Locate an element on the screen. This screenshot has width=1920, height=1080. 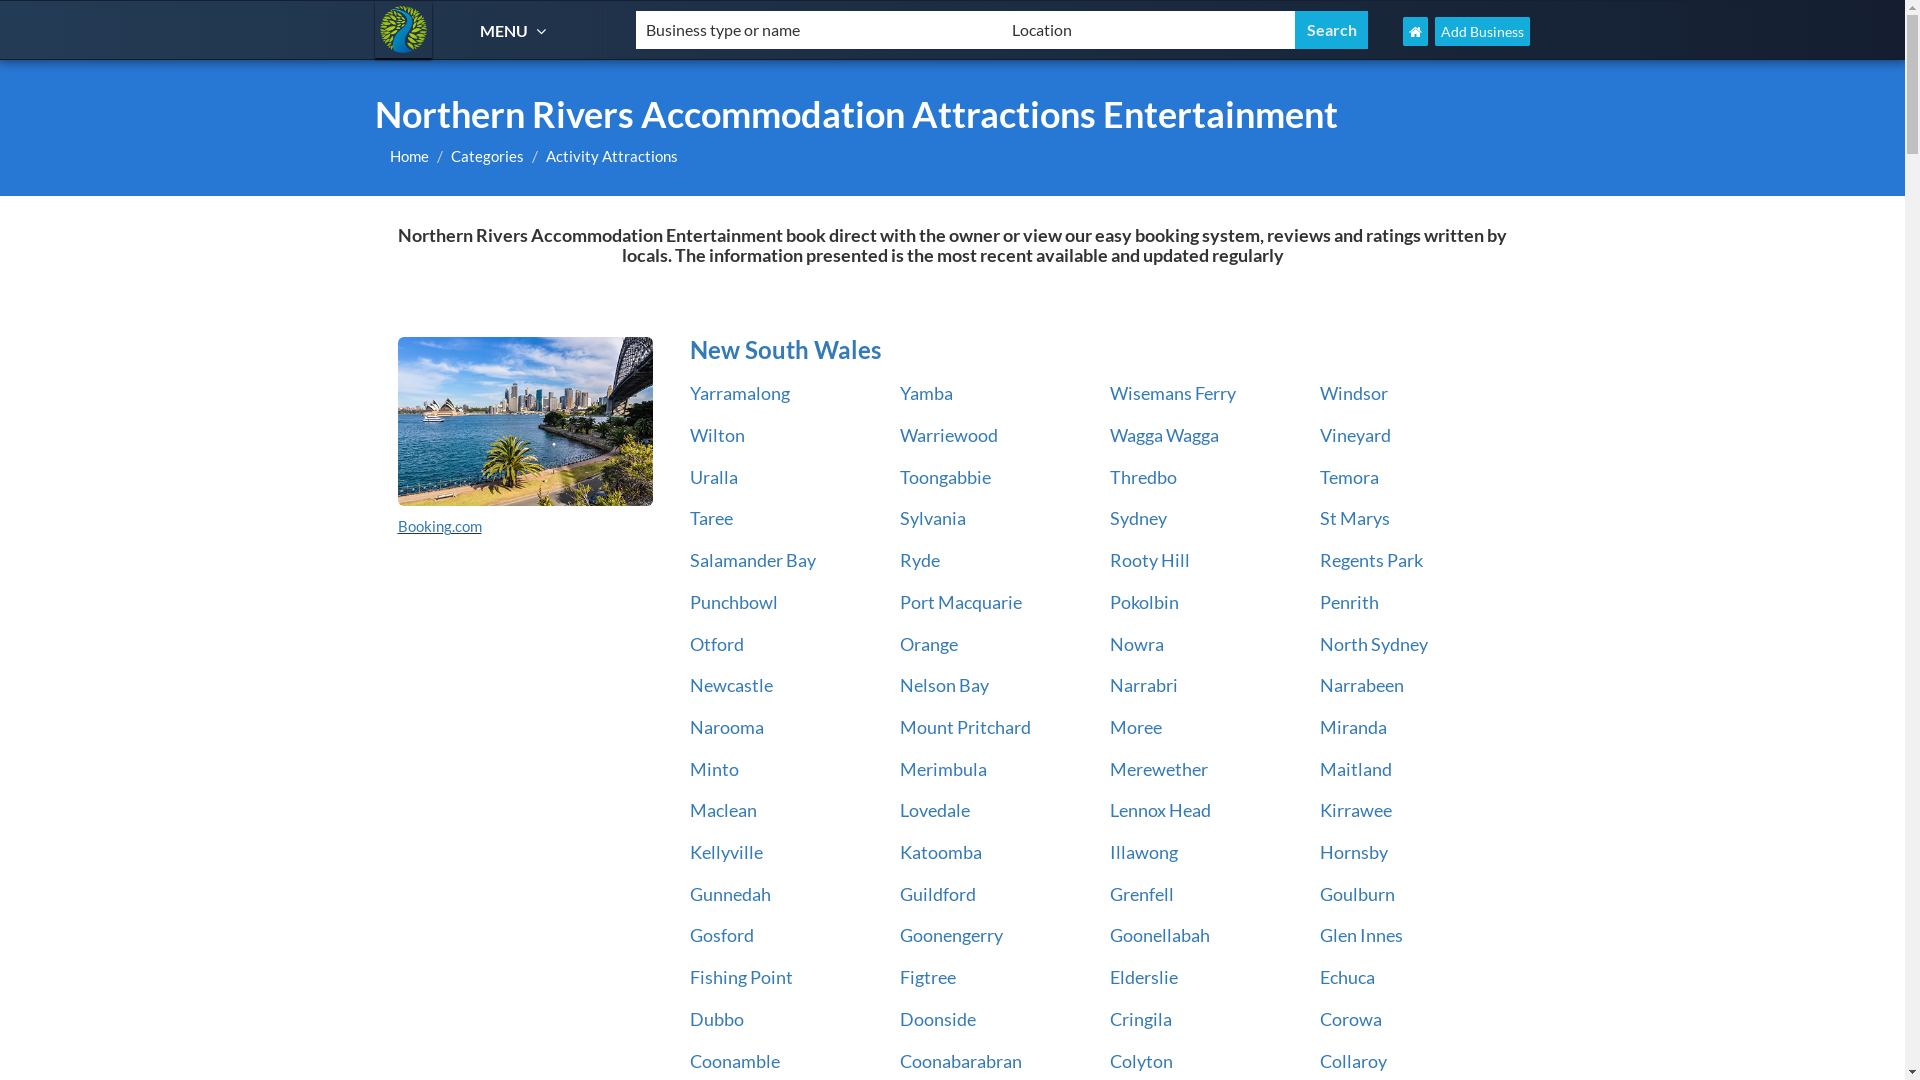
'Merimbula' is located at coordinates (899, 767).